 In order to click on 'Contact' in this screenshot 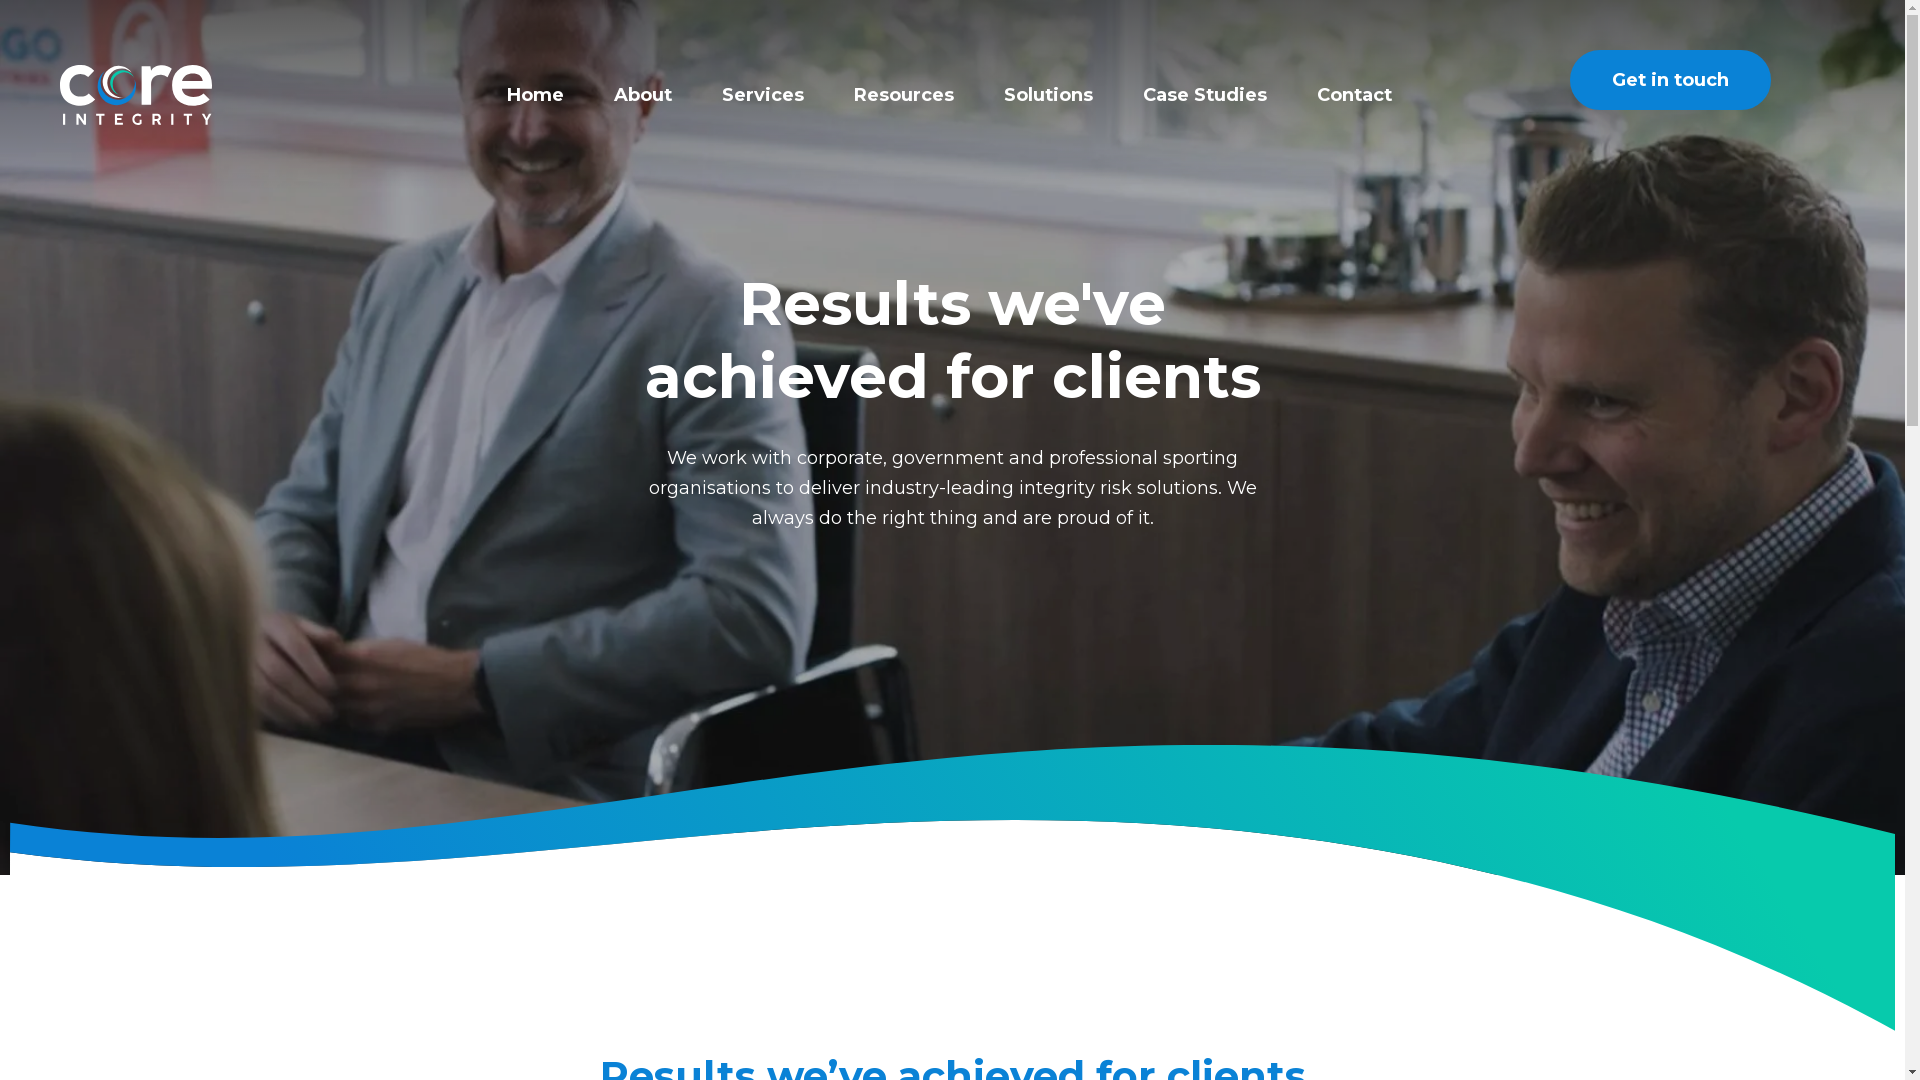, I will do `click(1354, 95)`.